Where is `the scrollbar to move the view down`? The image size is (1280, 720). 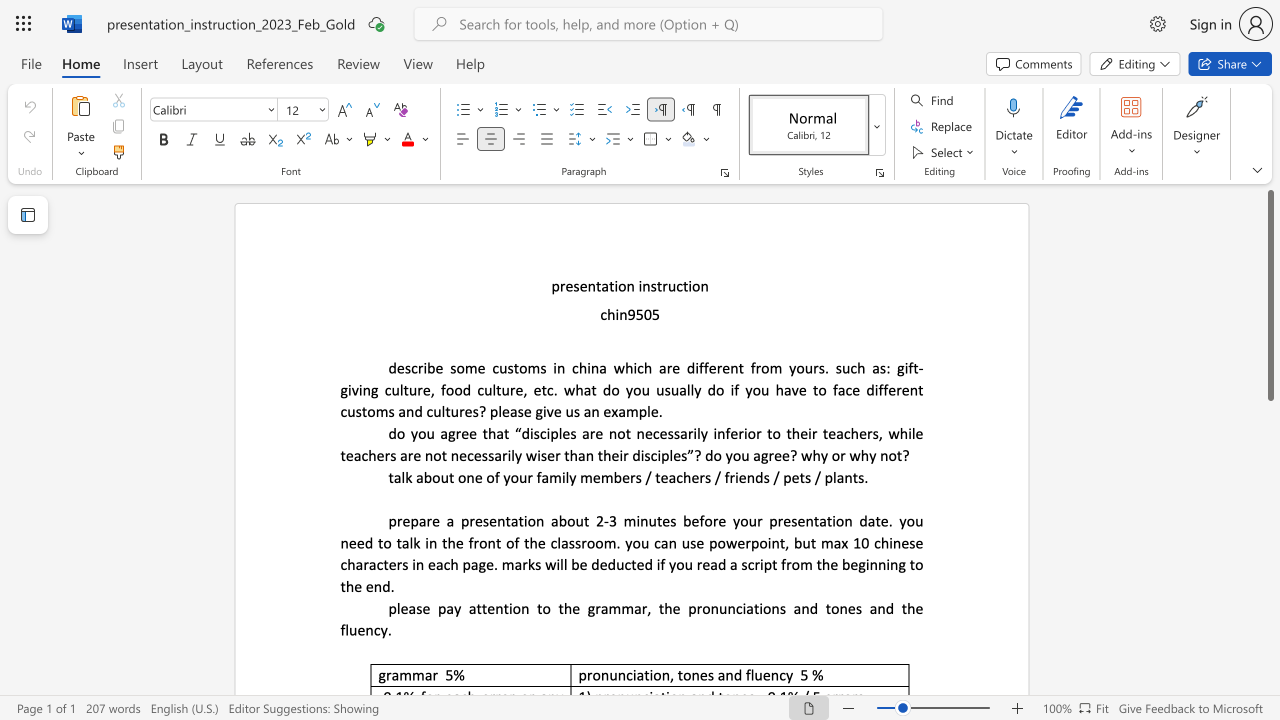 the scrollbar to move the view down is located at coordinates (1269, 498).